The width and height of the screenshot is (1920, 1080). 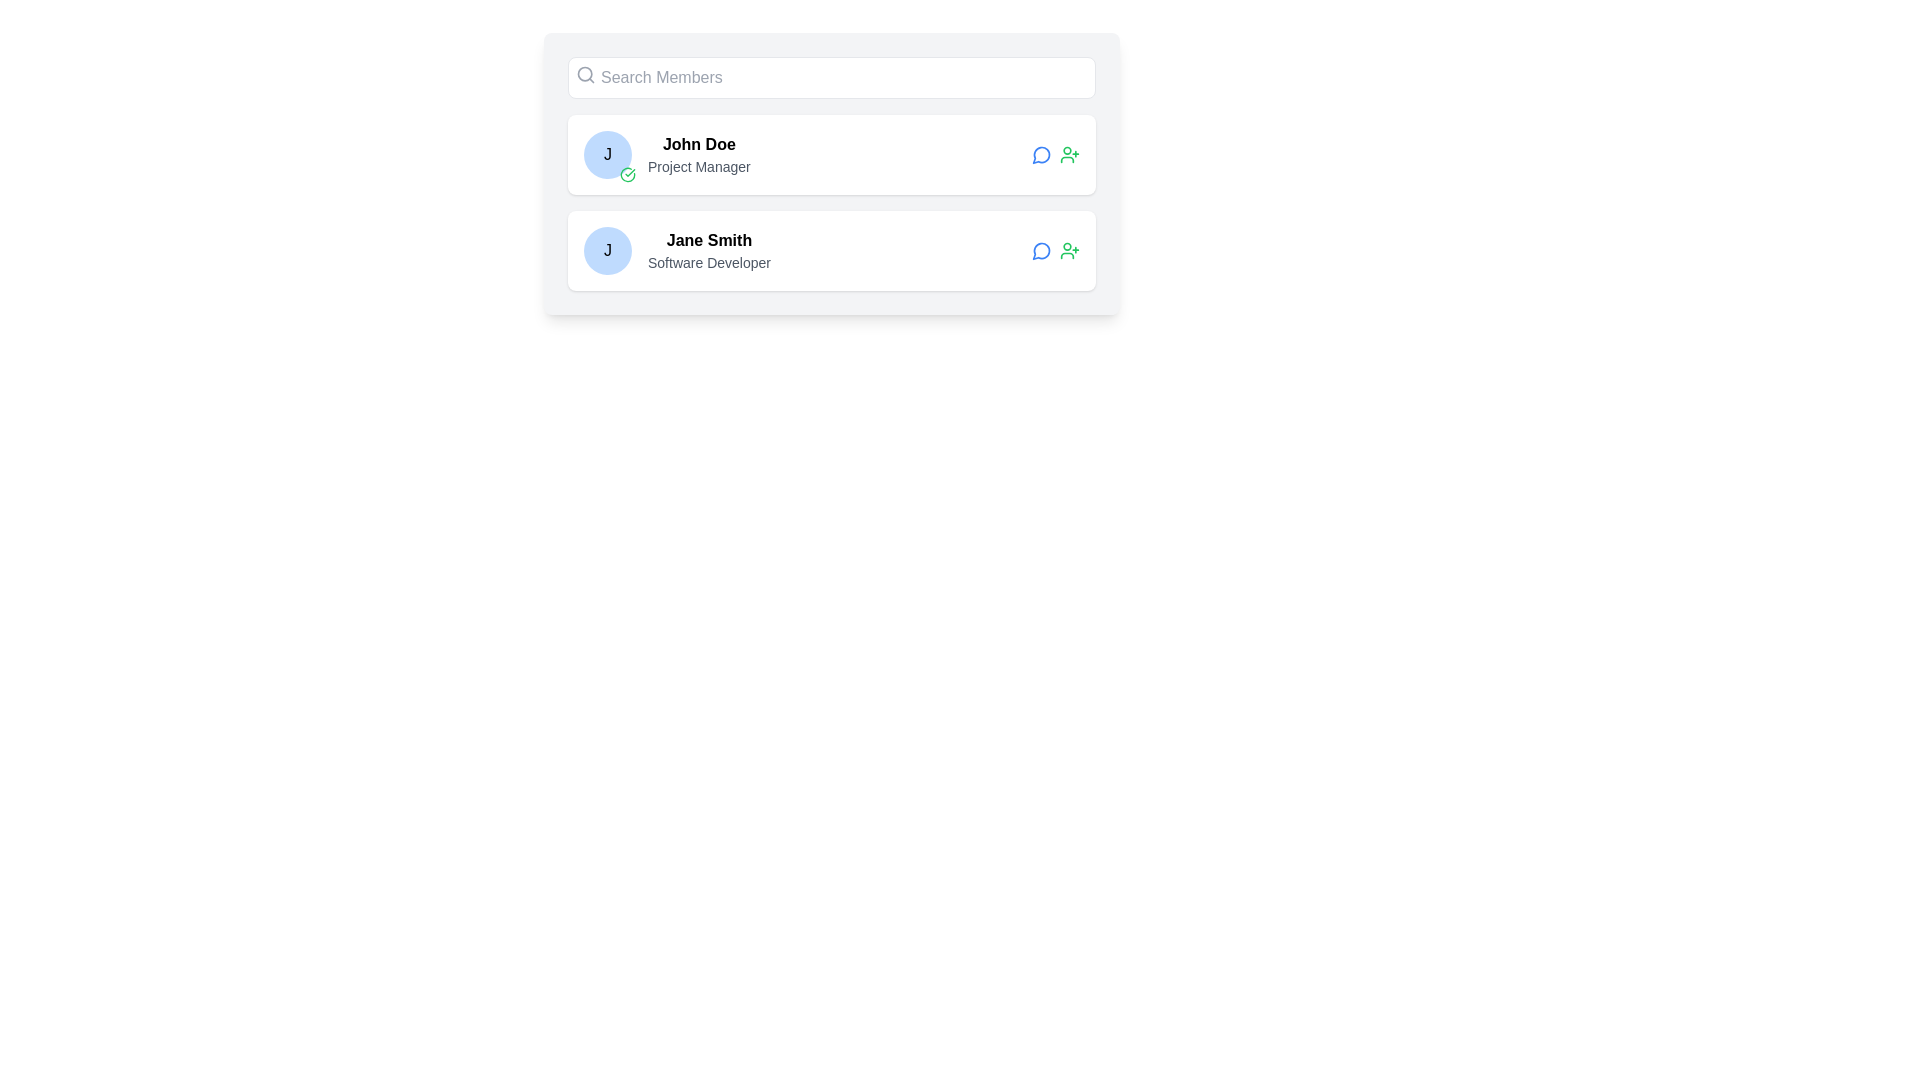 What do you see at coordinates (677, 249) in the screenshot?
I see `the List item containing user information for 'Jane Smith', which includes a circular avatar with 'J' and the text 'Jane Smith' and 'Software Developer'` at bounding box center [677, 249].